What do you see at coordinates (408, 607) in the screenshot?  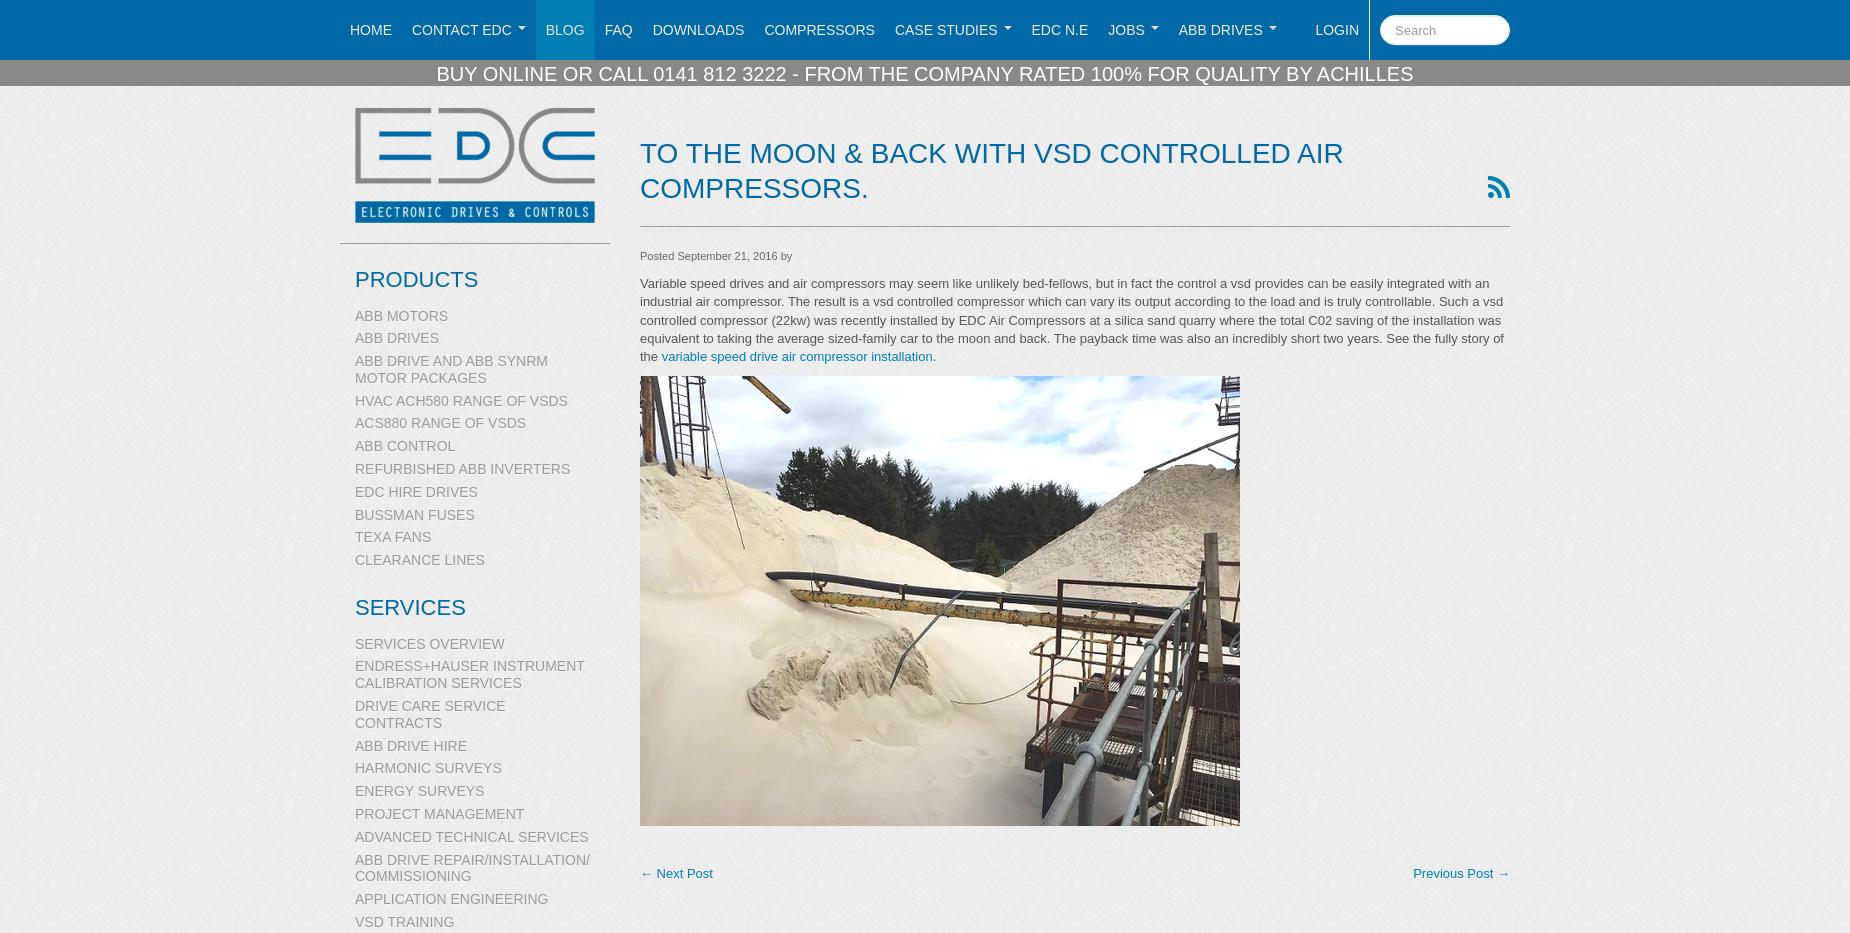 I see `'Services'` at bounding box center [408, 607].